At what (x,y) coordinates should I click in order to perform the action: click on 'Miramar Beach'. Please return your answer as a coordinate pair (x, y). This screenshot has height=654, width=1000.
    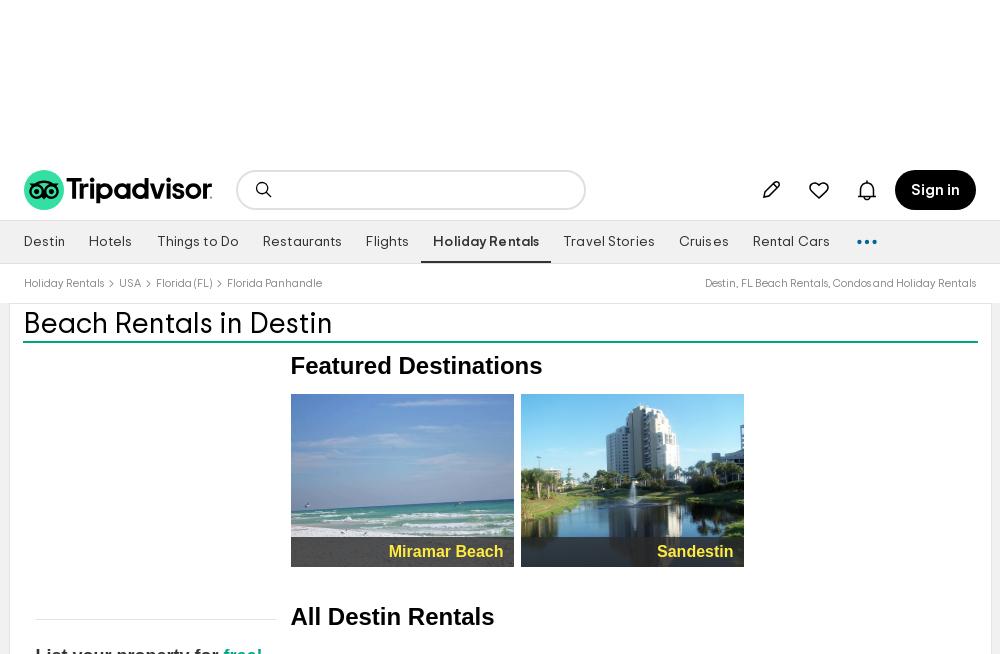
    Looking at the image, I should click on (444, 549).